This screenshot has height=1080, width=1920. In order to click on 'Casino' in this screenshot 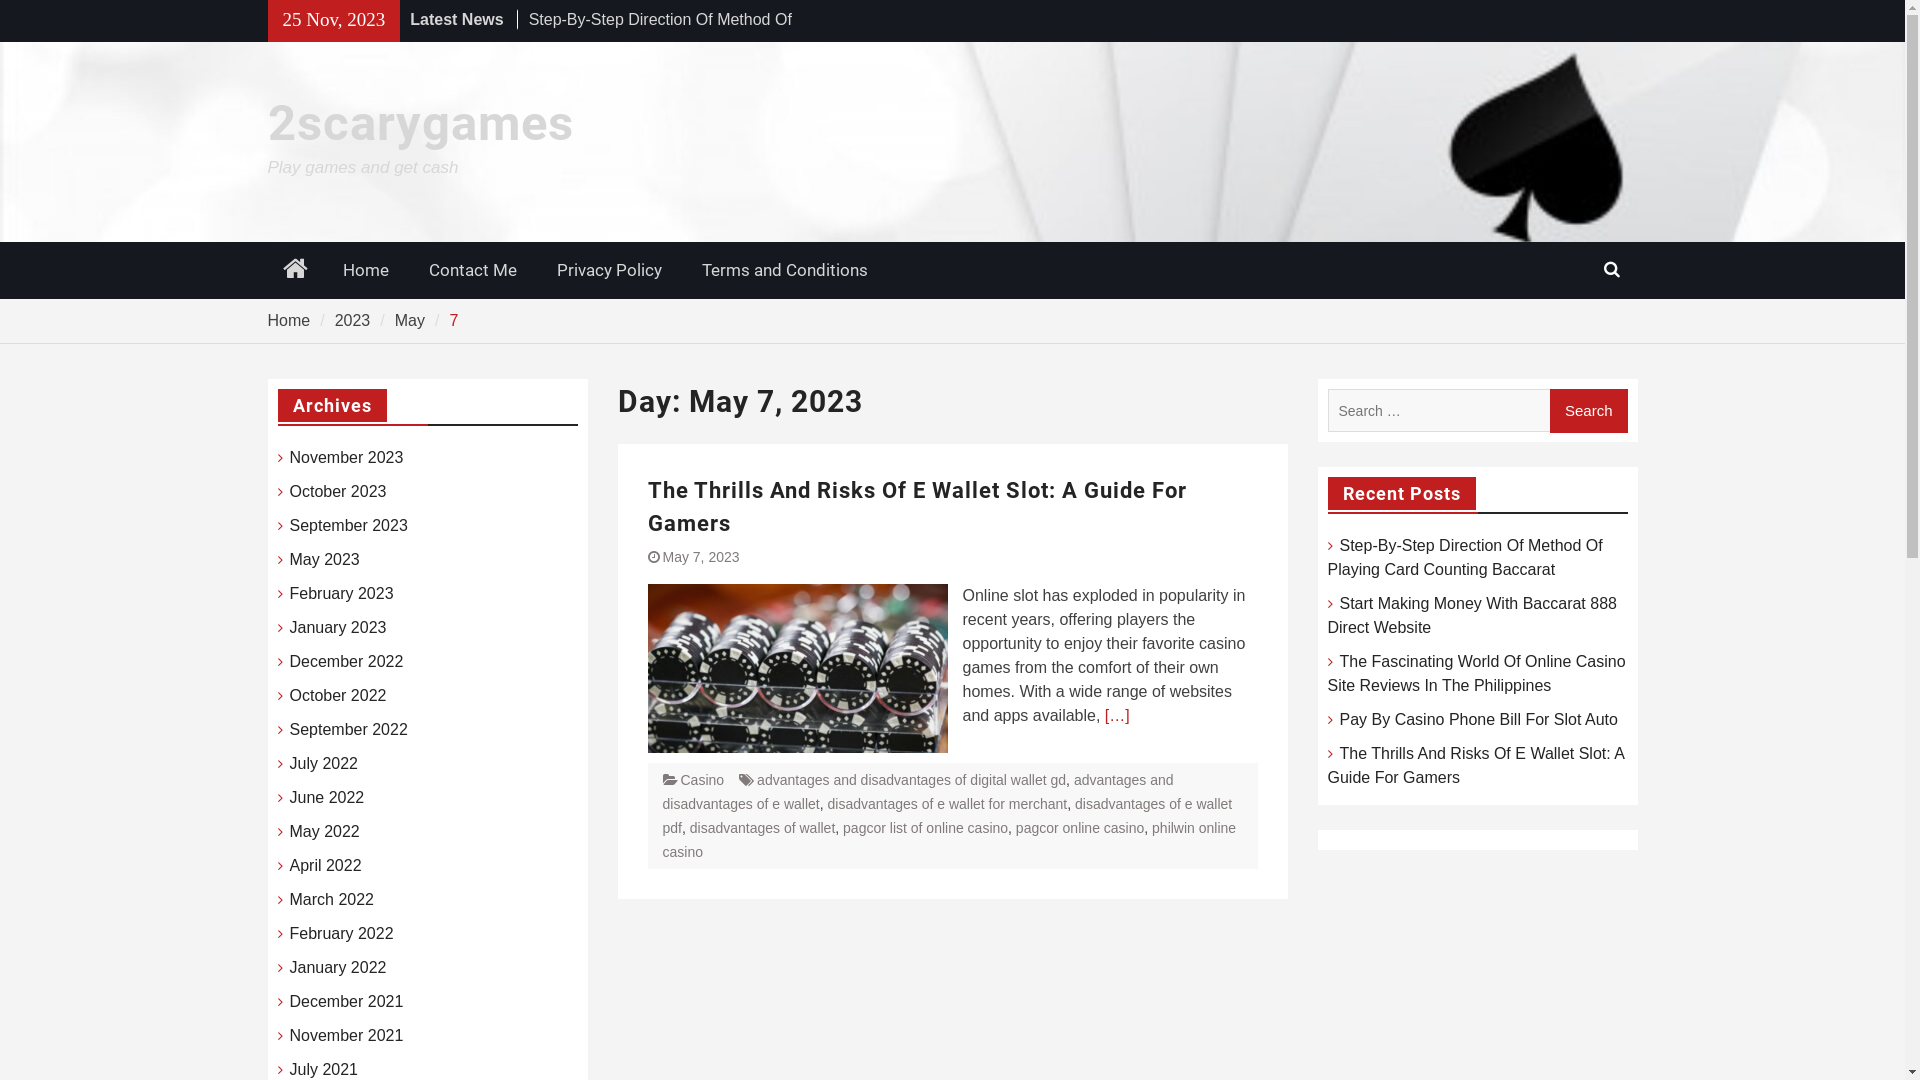, I will do `click(701, 778)`.